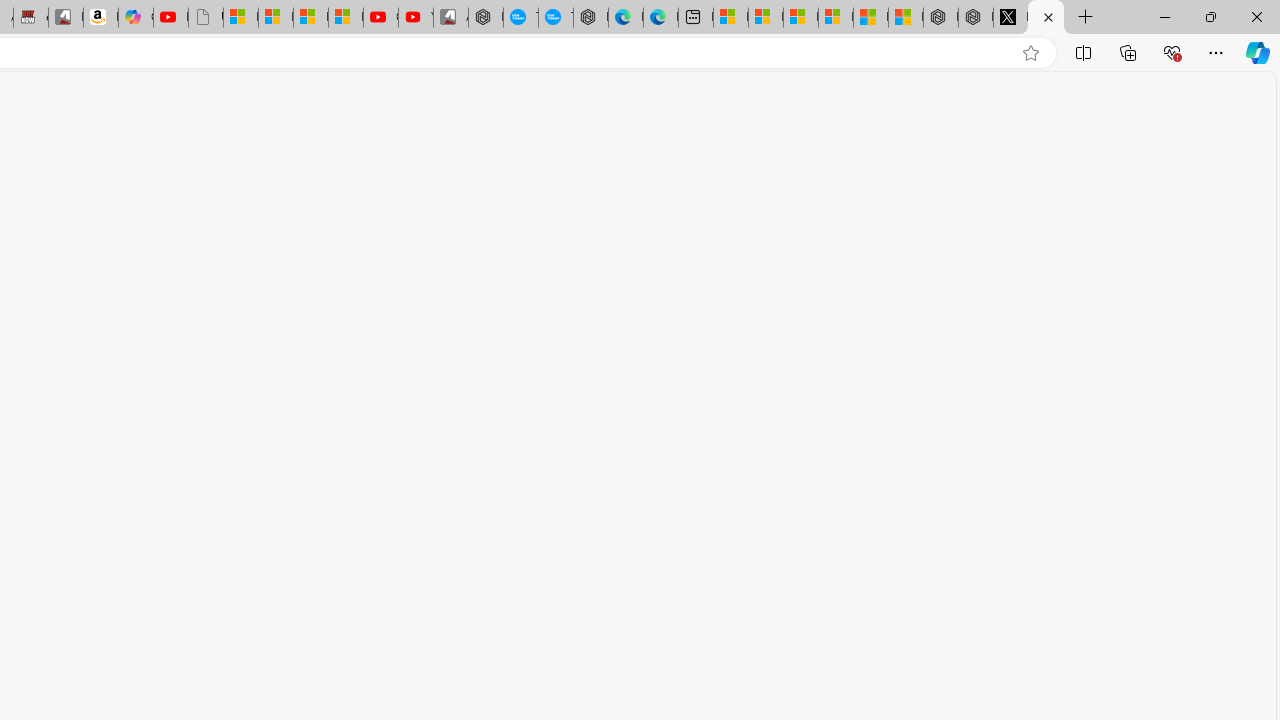  I want to click on 'Copilot', so click(135, 17).